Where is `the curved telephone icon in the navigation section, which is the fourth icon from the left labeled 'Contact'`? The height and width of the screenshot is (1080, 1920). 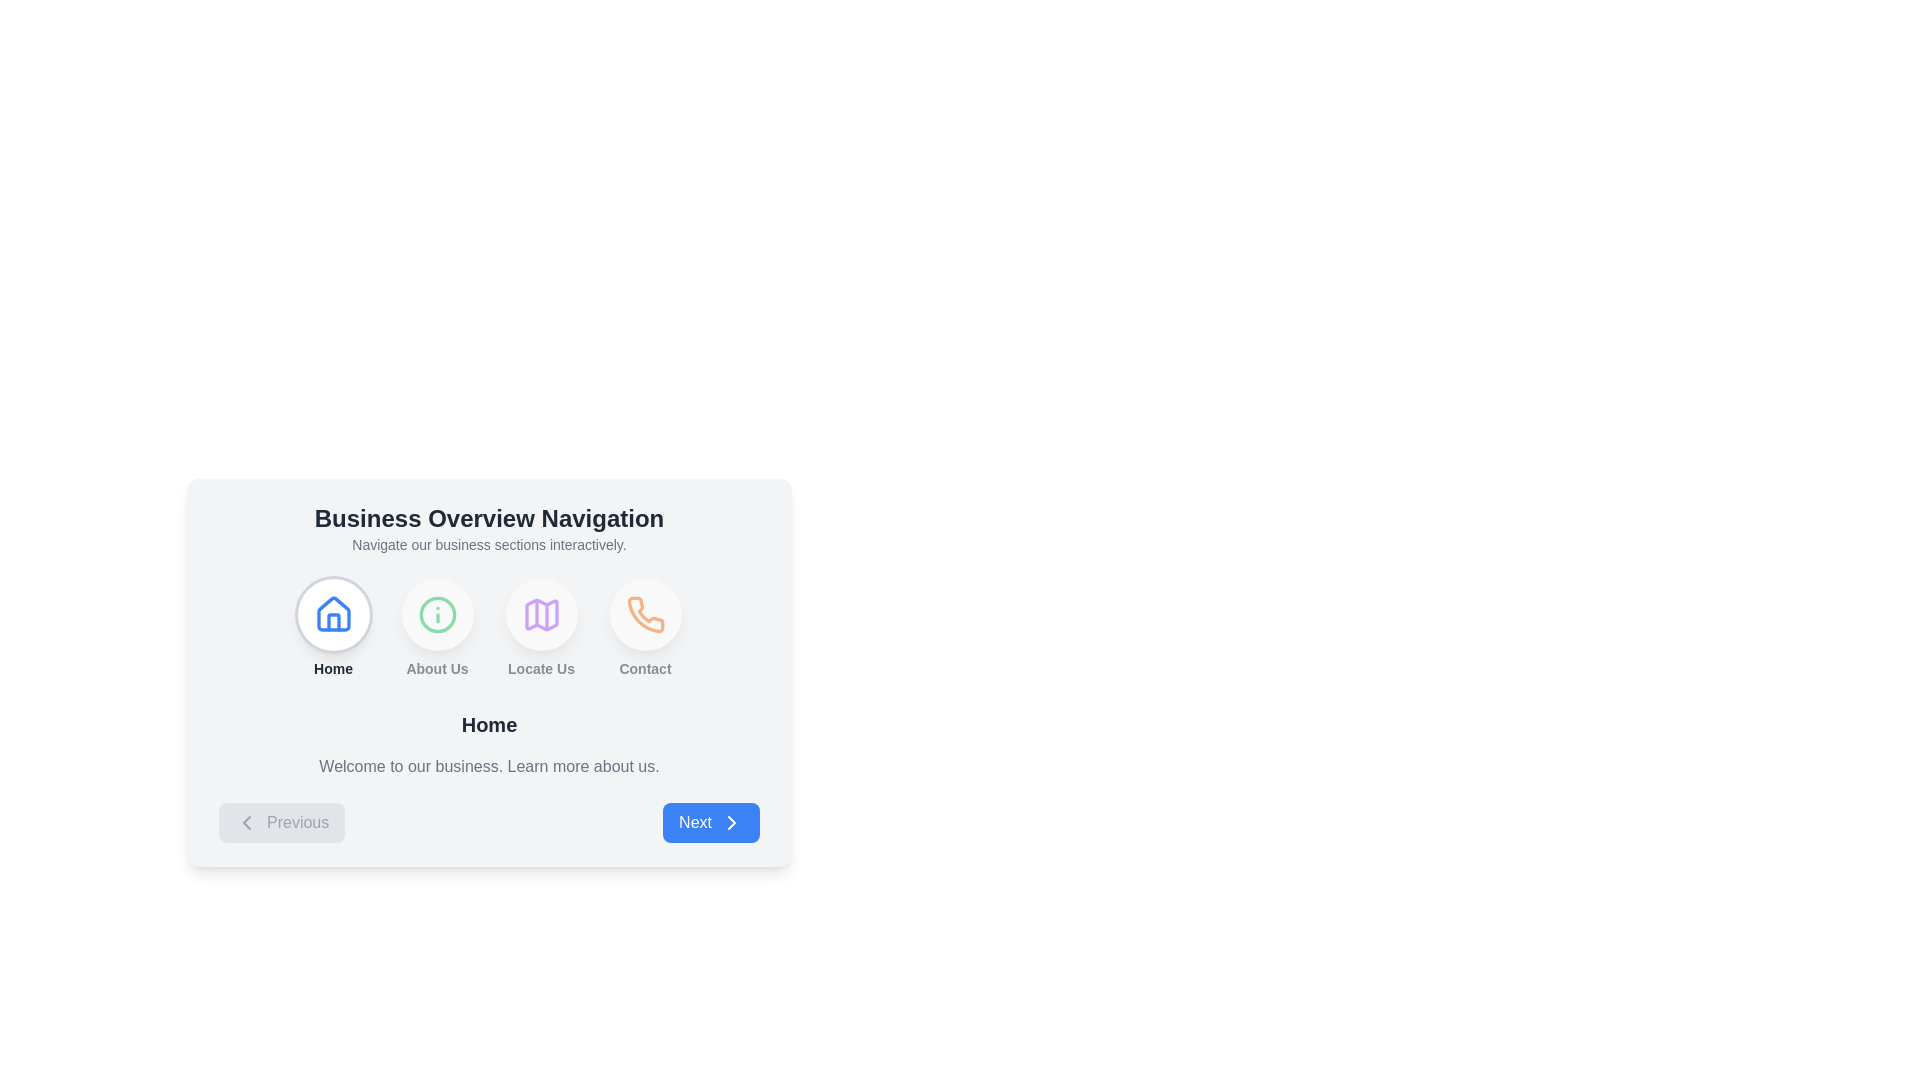 the curved telephone icon in the navigation section, which is the fourth icon from the left labeled 'Contact' is located at coordinates (645, 613).